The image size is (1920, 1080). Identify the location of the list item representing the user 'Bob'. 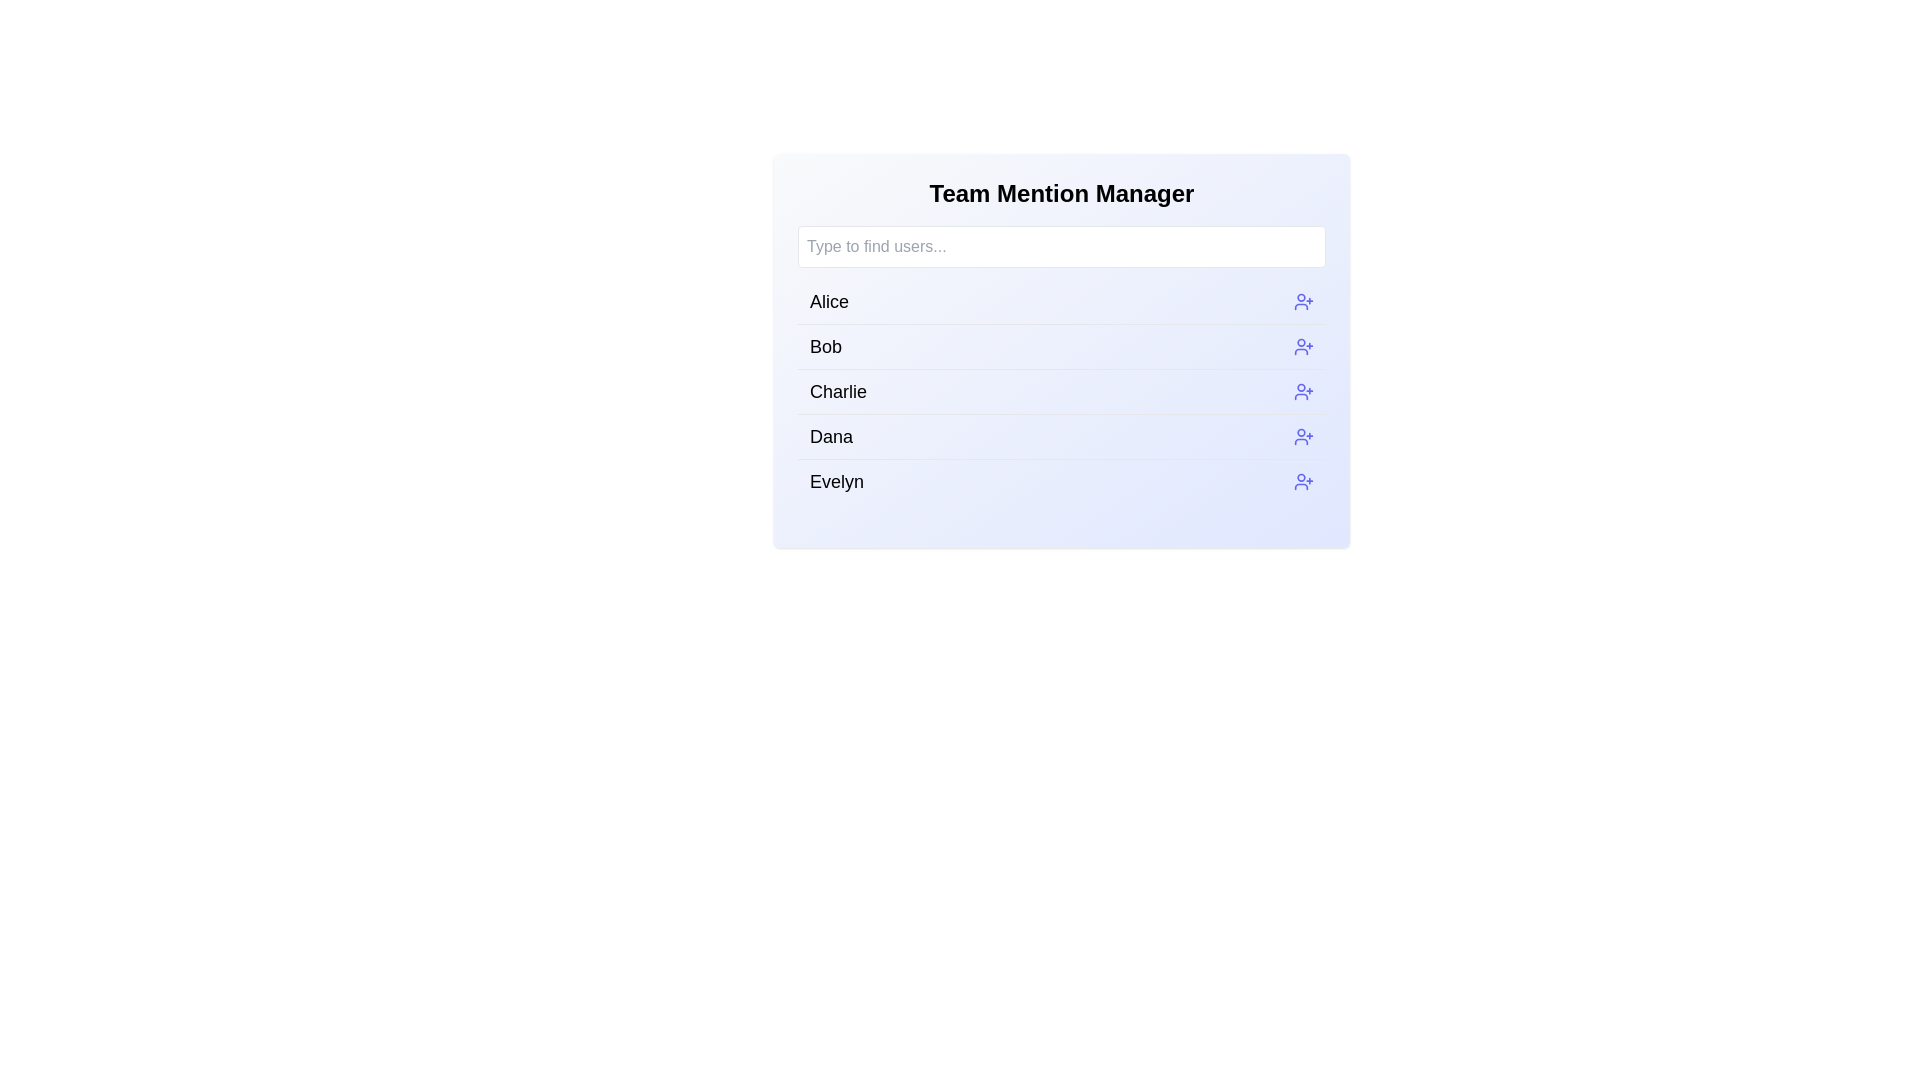
(1060, 365).